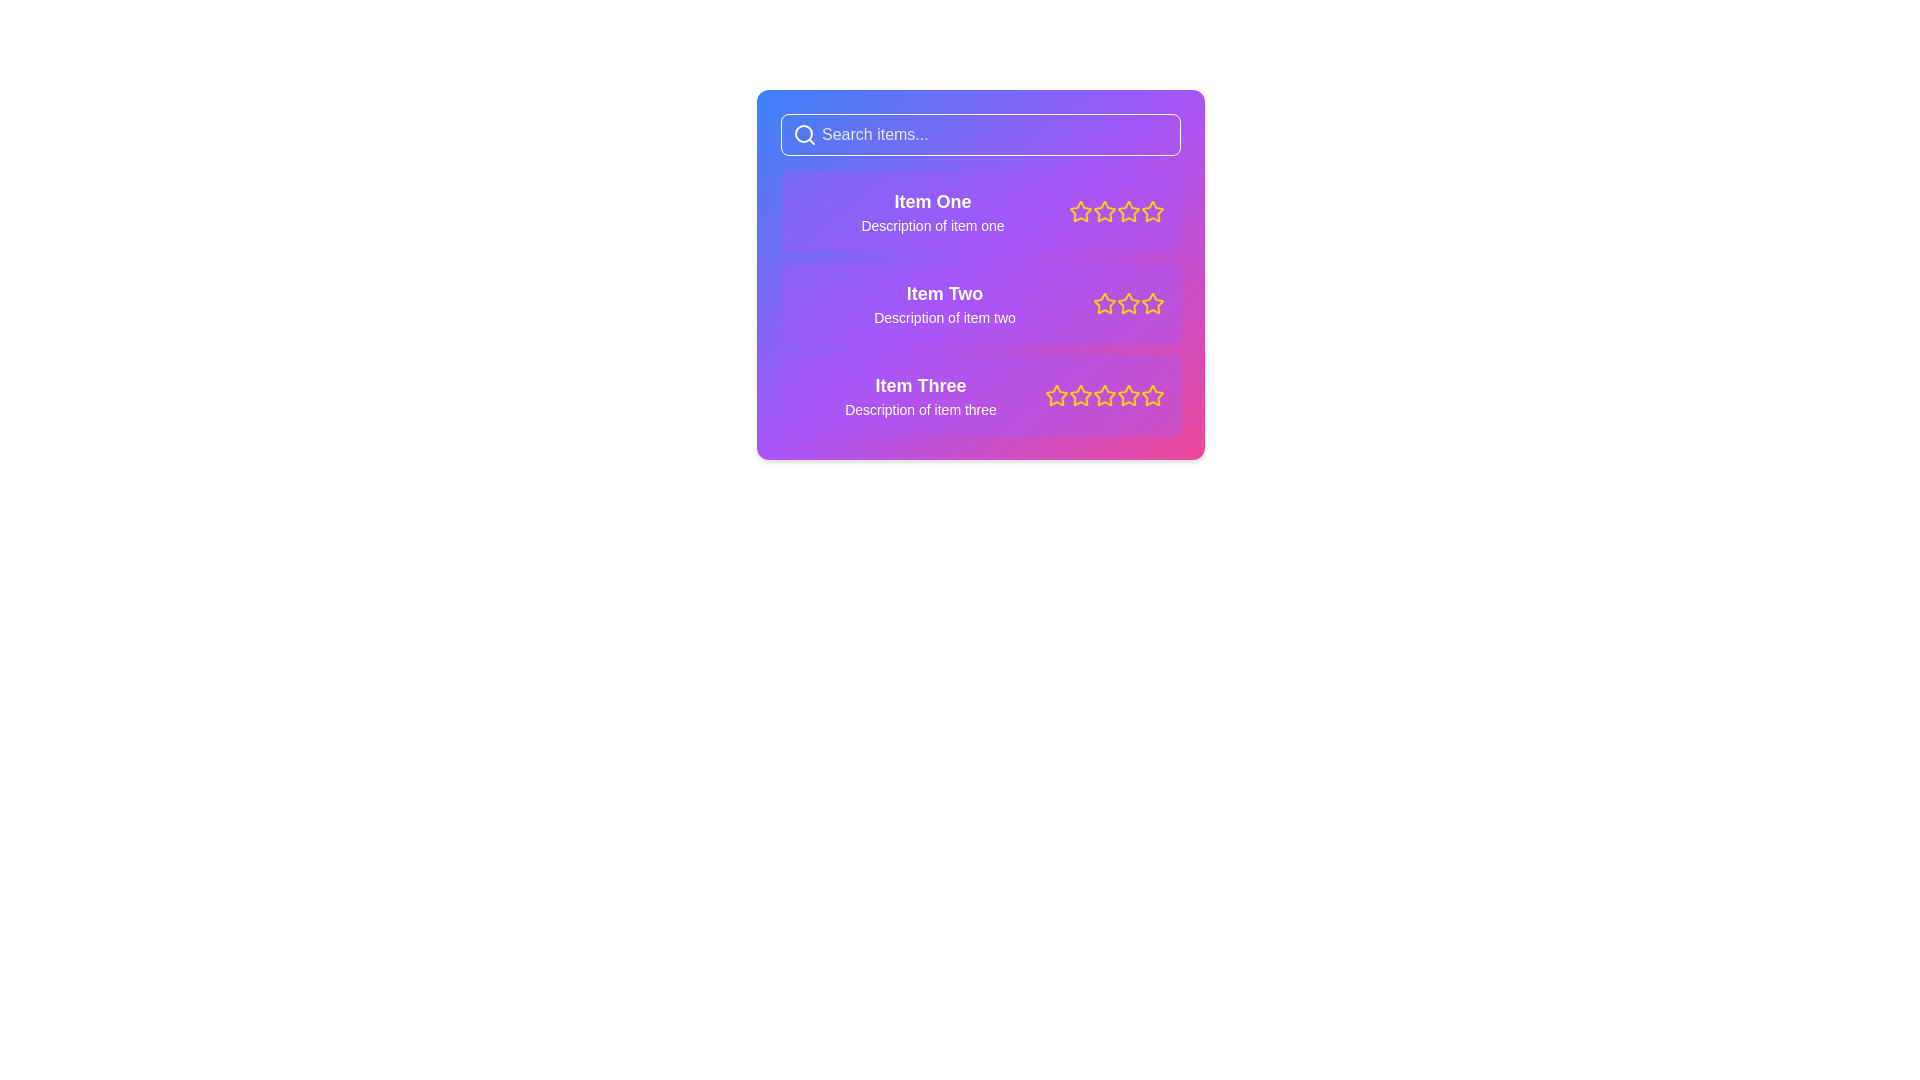 This screenshot has height=1080, width=1920. I want to click on the second star icon in the 5-star rating system for 'Item Three' to rate it, so click(1079, 396).